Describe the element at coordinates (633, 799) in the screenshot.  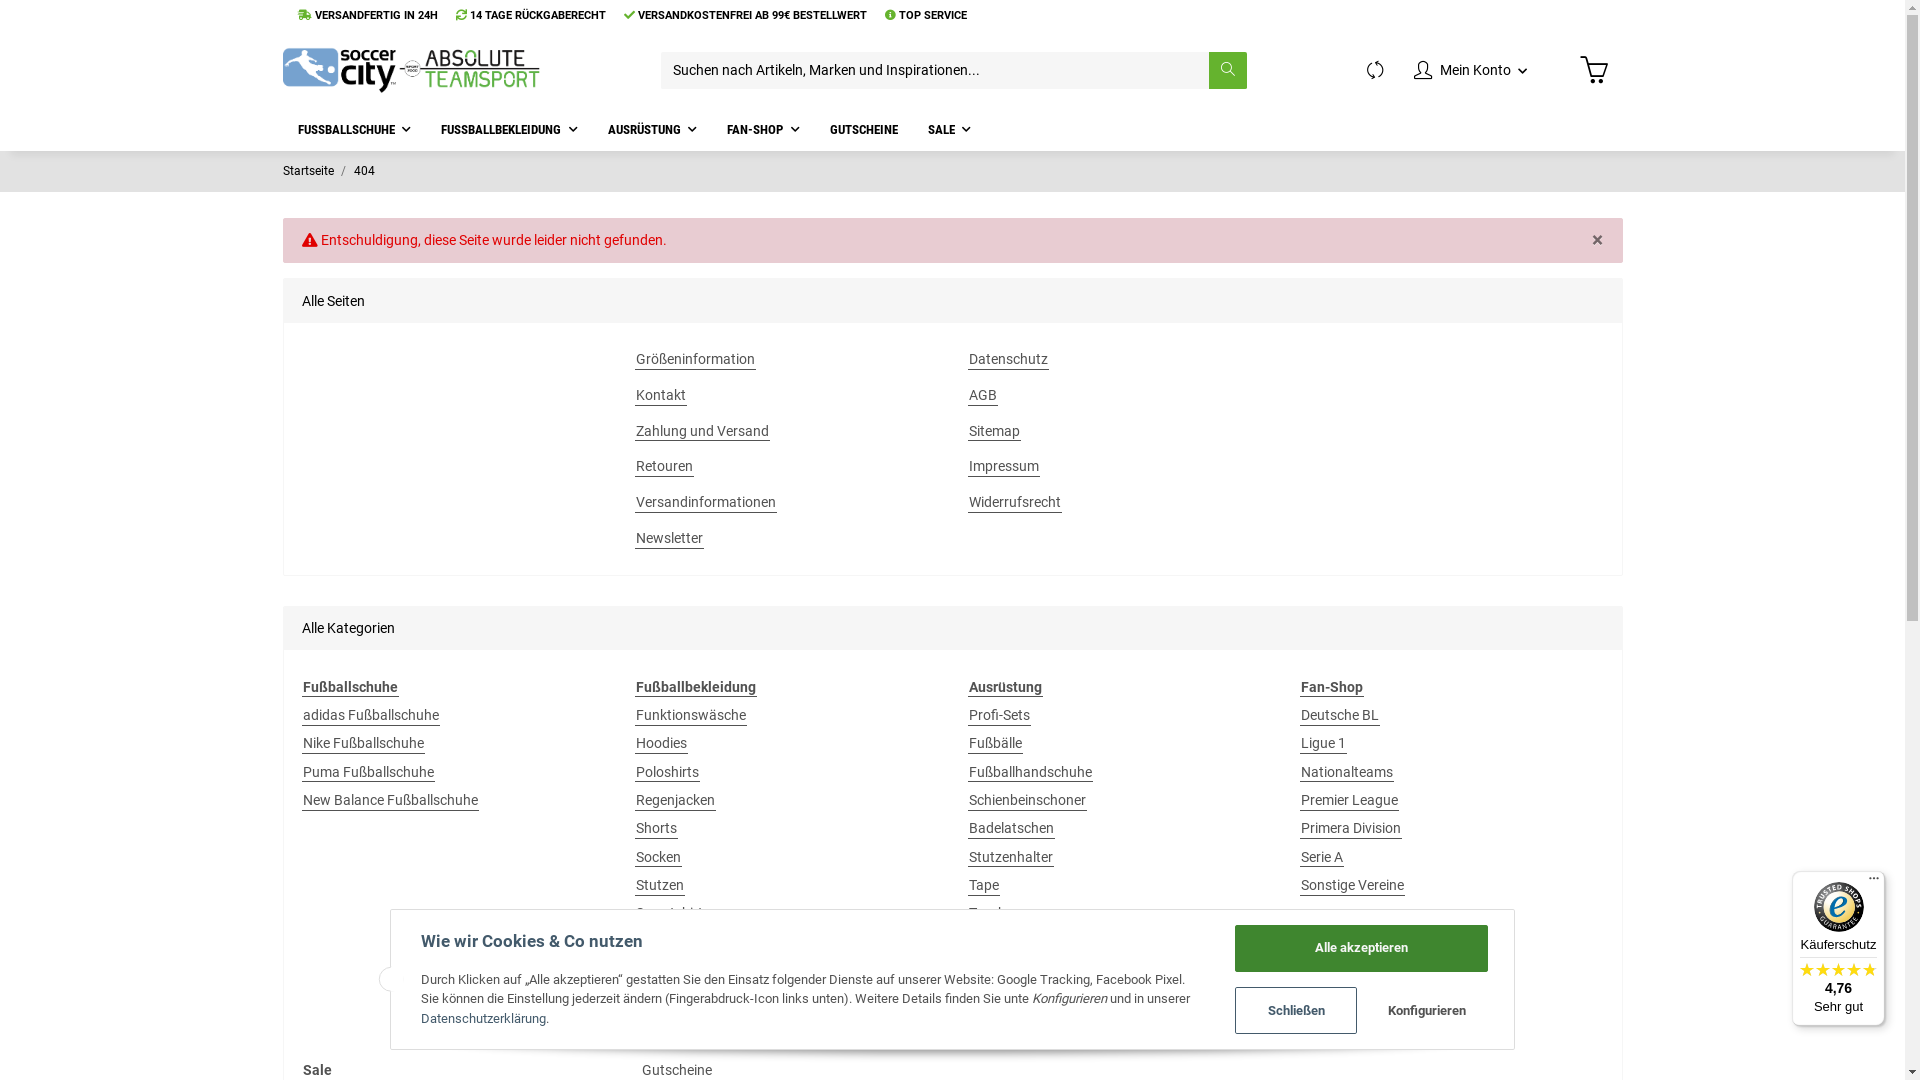
I see `'Regenjacken'` at that location.